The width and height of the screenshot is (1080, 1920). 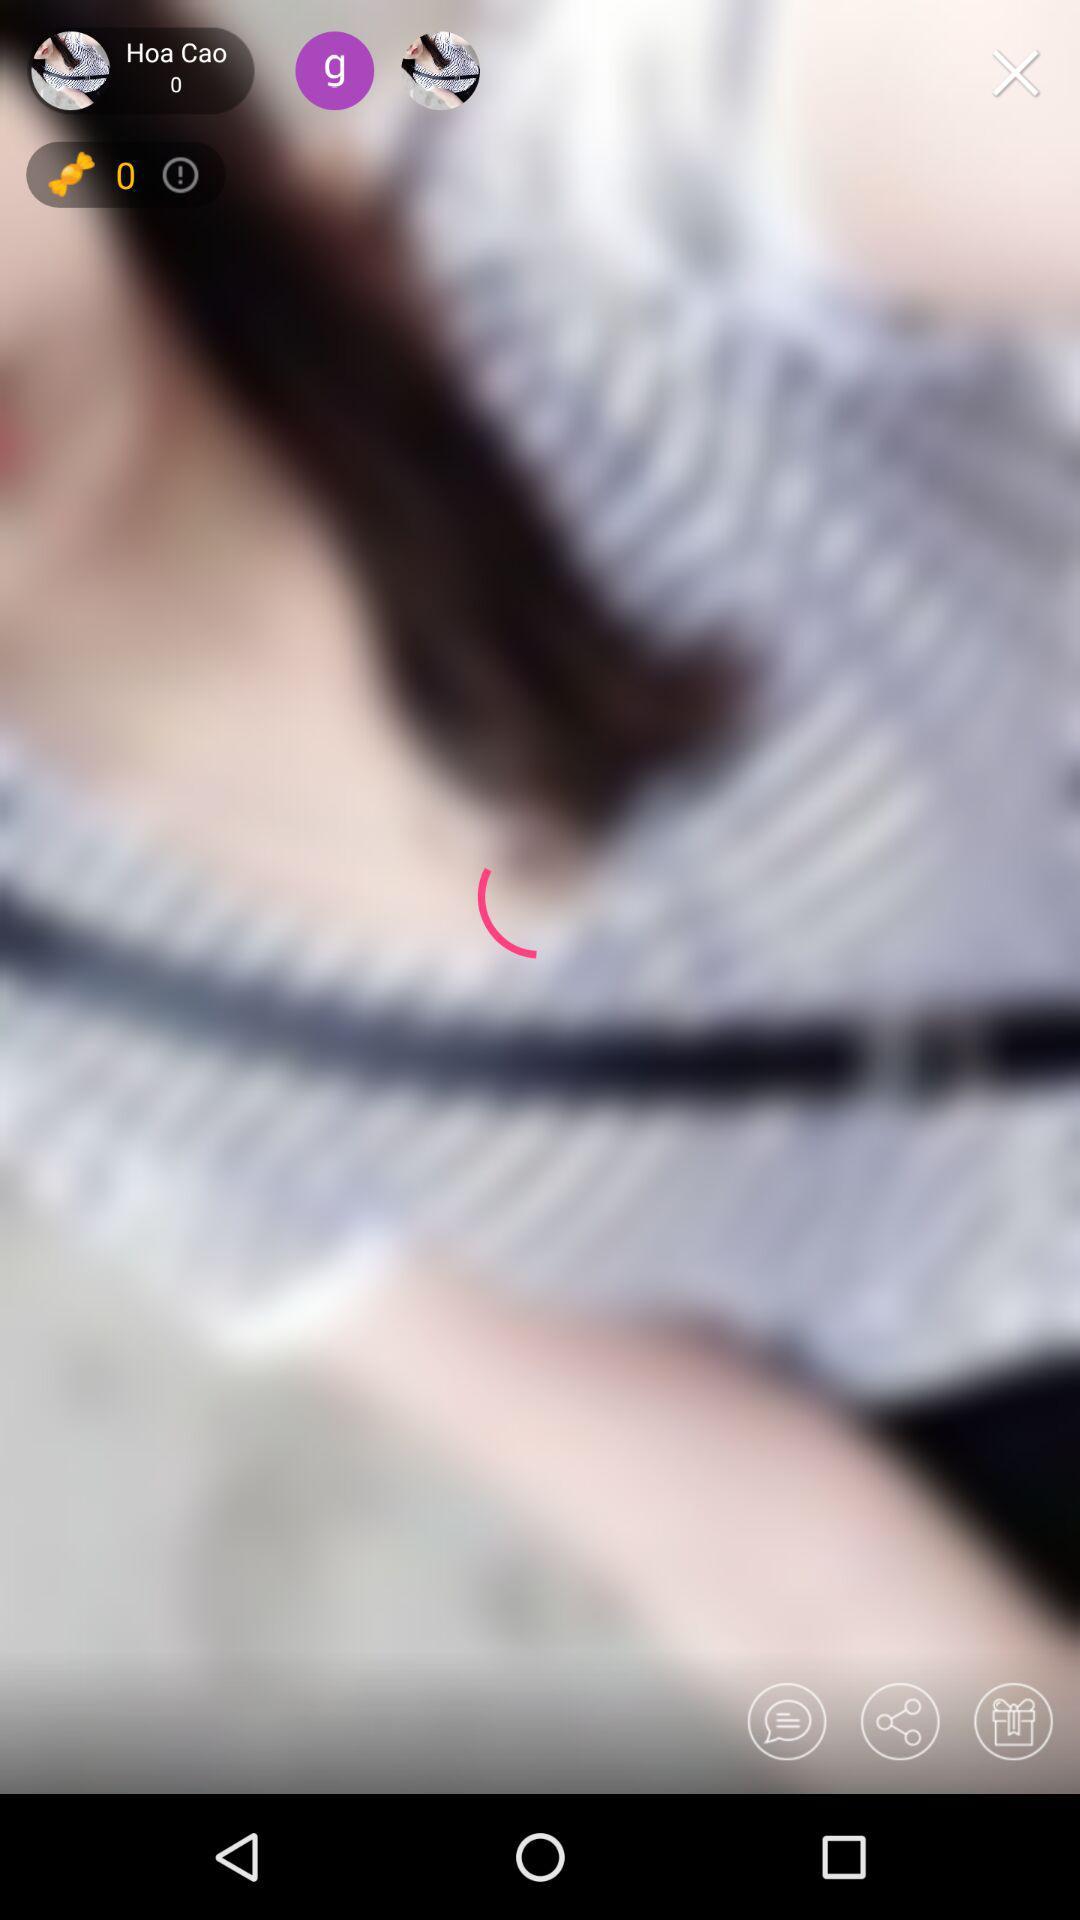 What do you see at coordinates (1012, 1720) in the screenshot?
I see `the gift icon` at bounding box center [1012, 1720].